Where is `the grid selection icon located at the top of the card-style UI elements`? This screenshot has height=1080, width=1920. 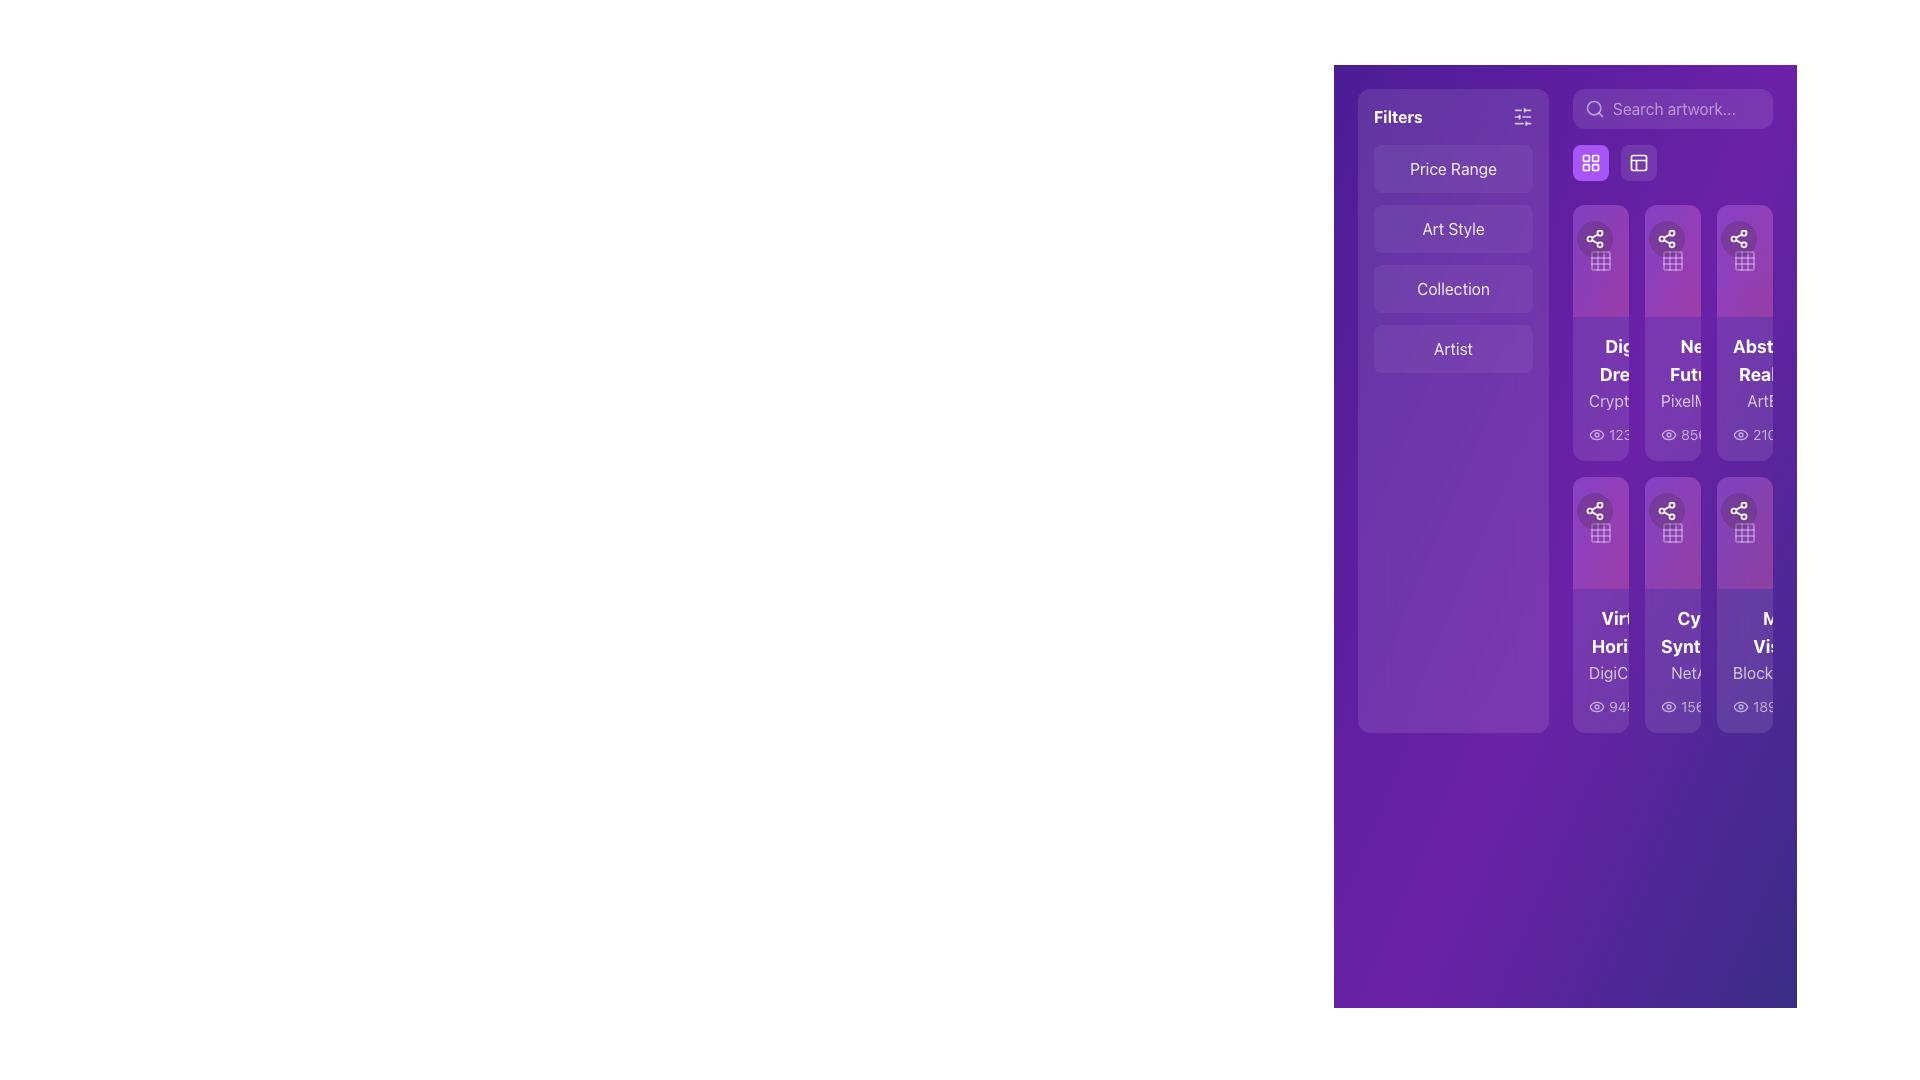 the grid selection icon located at the top of the card-style UI elements is located at coordinates (1601, 260).